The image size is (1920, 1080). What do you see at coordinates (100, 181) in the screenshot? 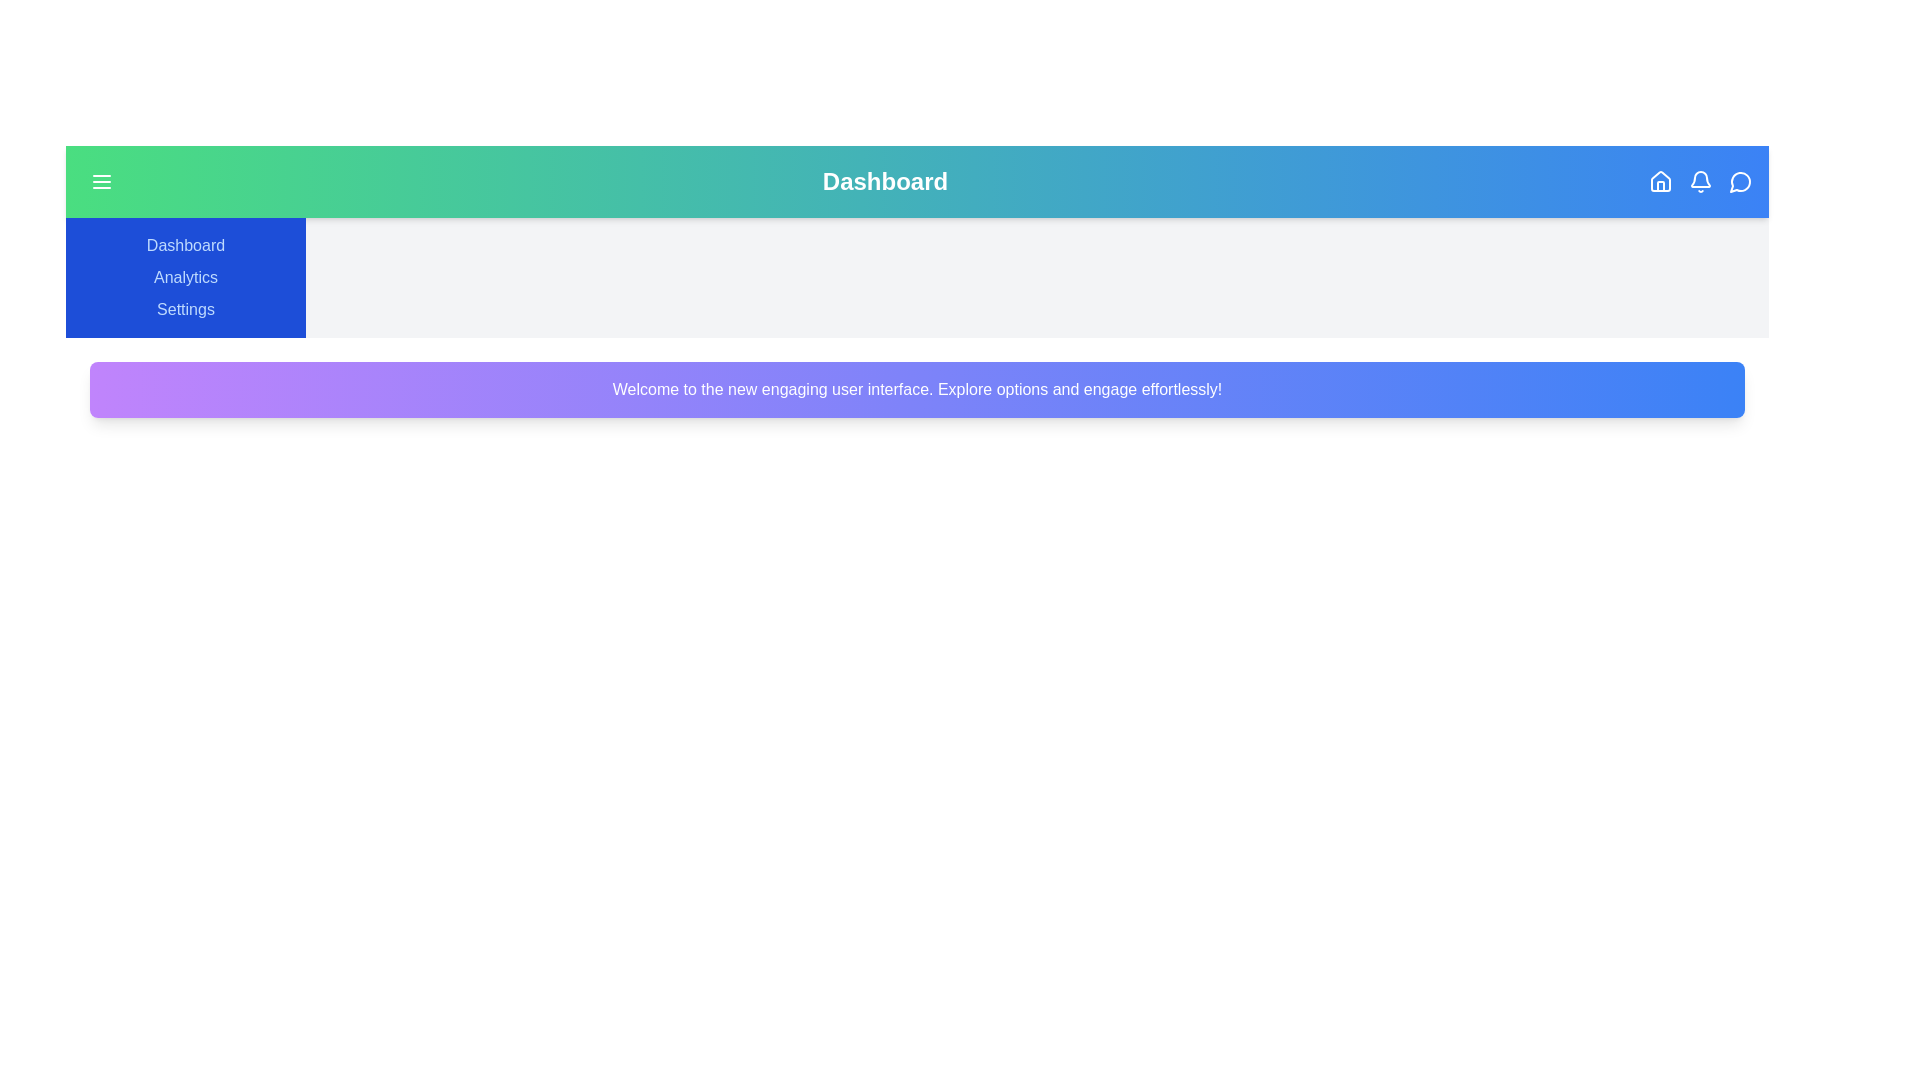
I see `the menu button to toggle the menu visibility` at bounding box center [100, 181].